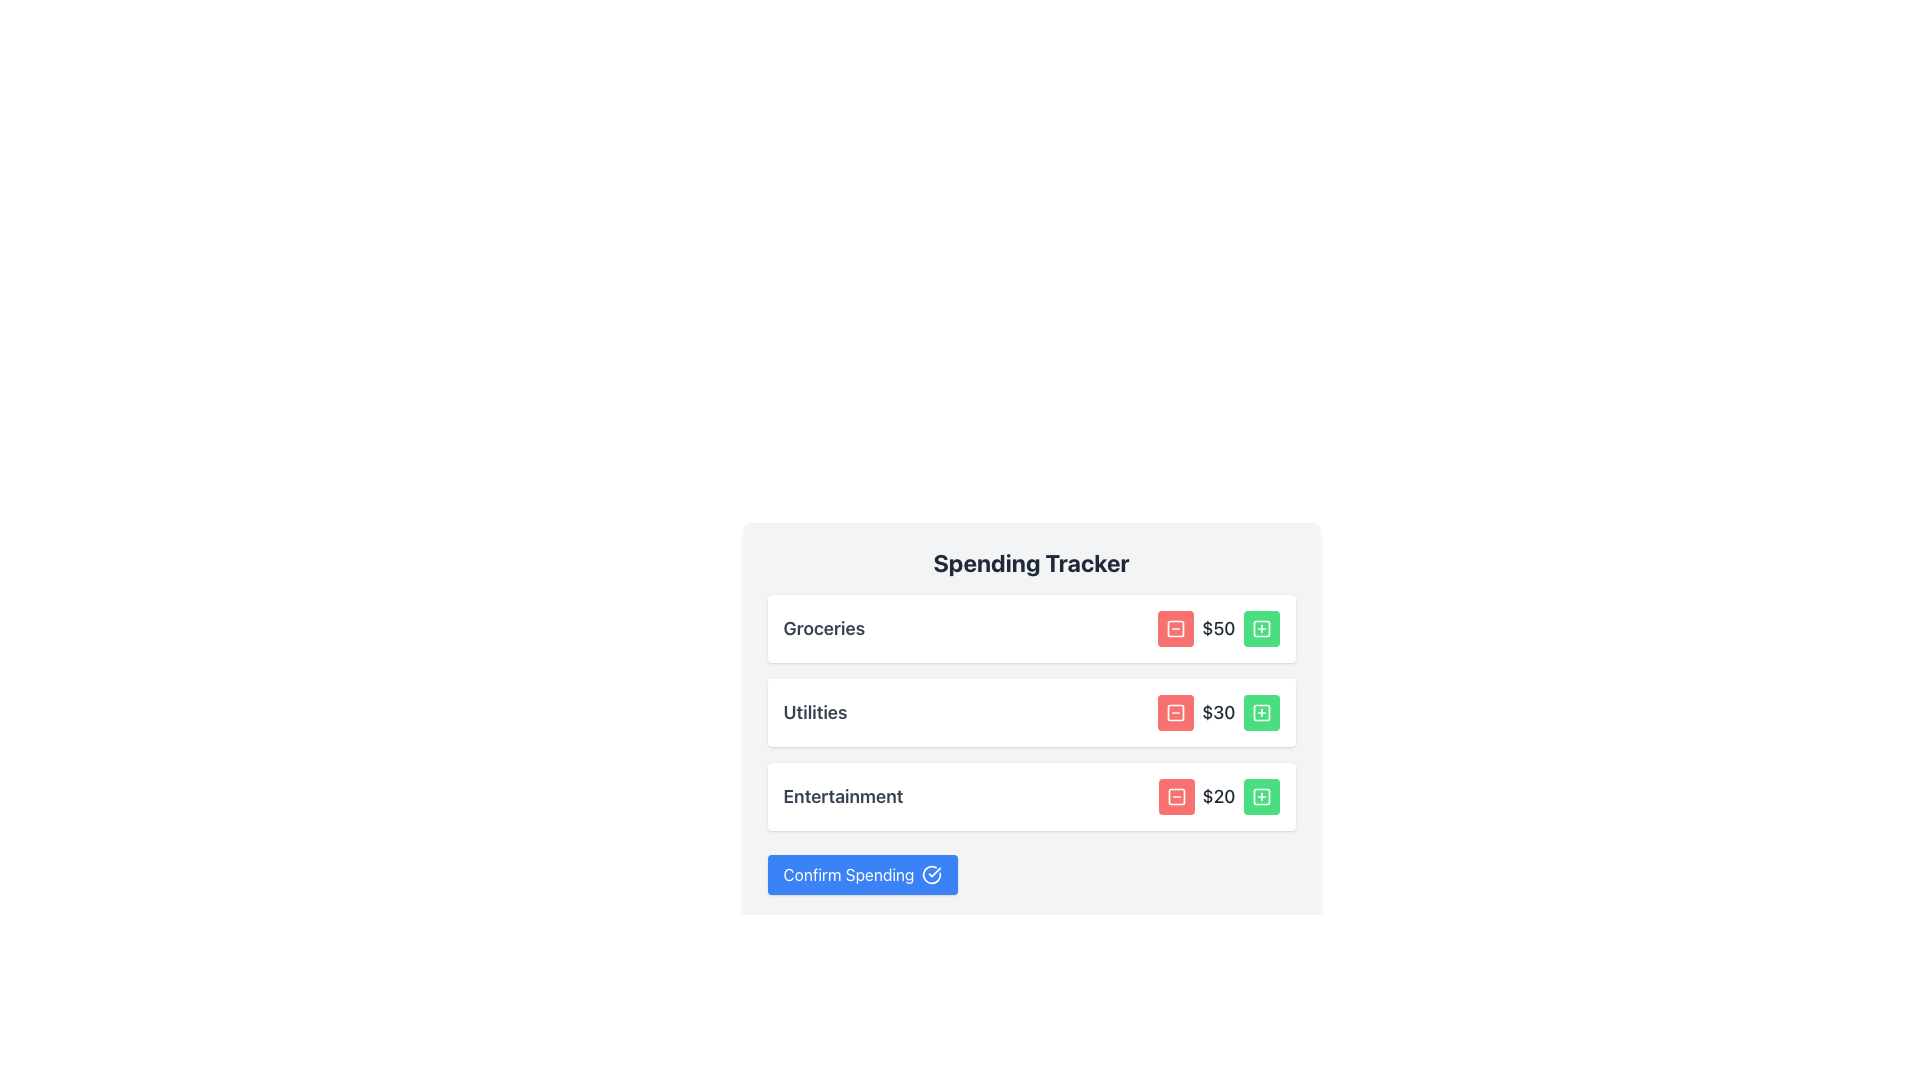  I want to click on the first item in the spending tracker list, which details 'Groceries' with an amount of '$50', so click(1031, 627).